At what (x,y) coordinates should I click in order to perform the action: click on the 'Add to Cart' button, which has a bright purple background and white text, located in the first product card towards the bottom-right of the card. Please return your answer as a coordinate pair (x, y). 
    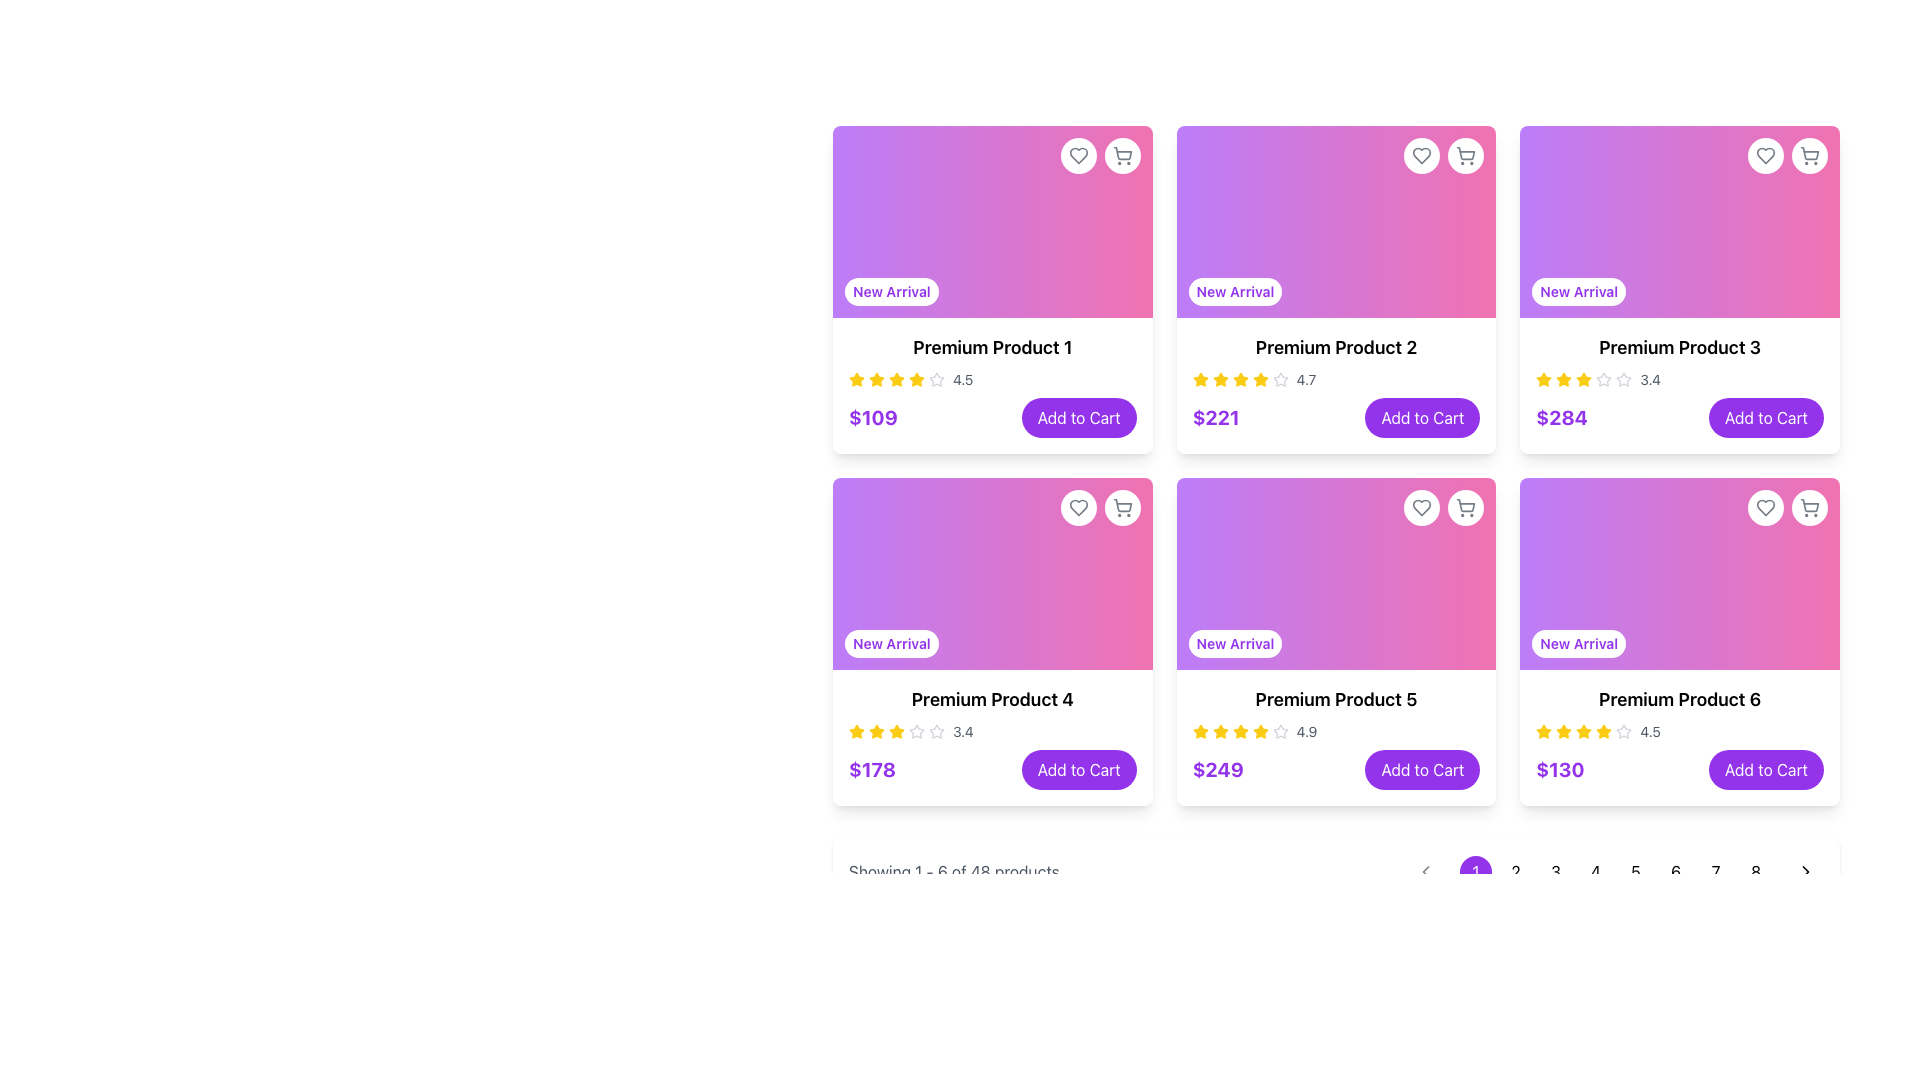
    Looking at the image, I should click on (1078, 416).